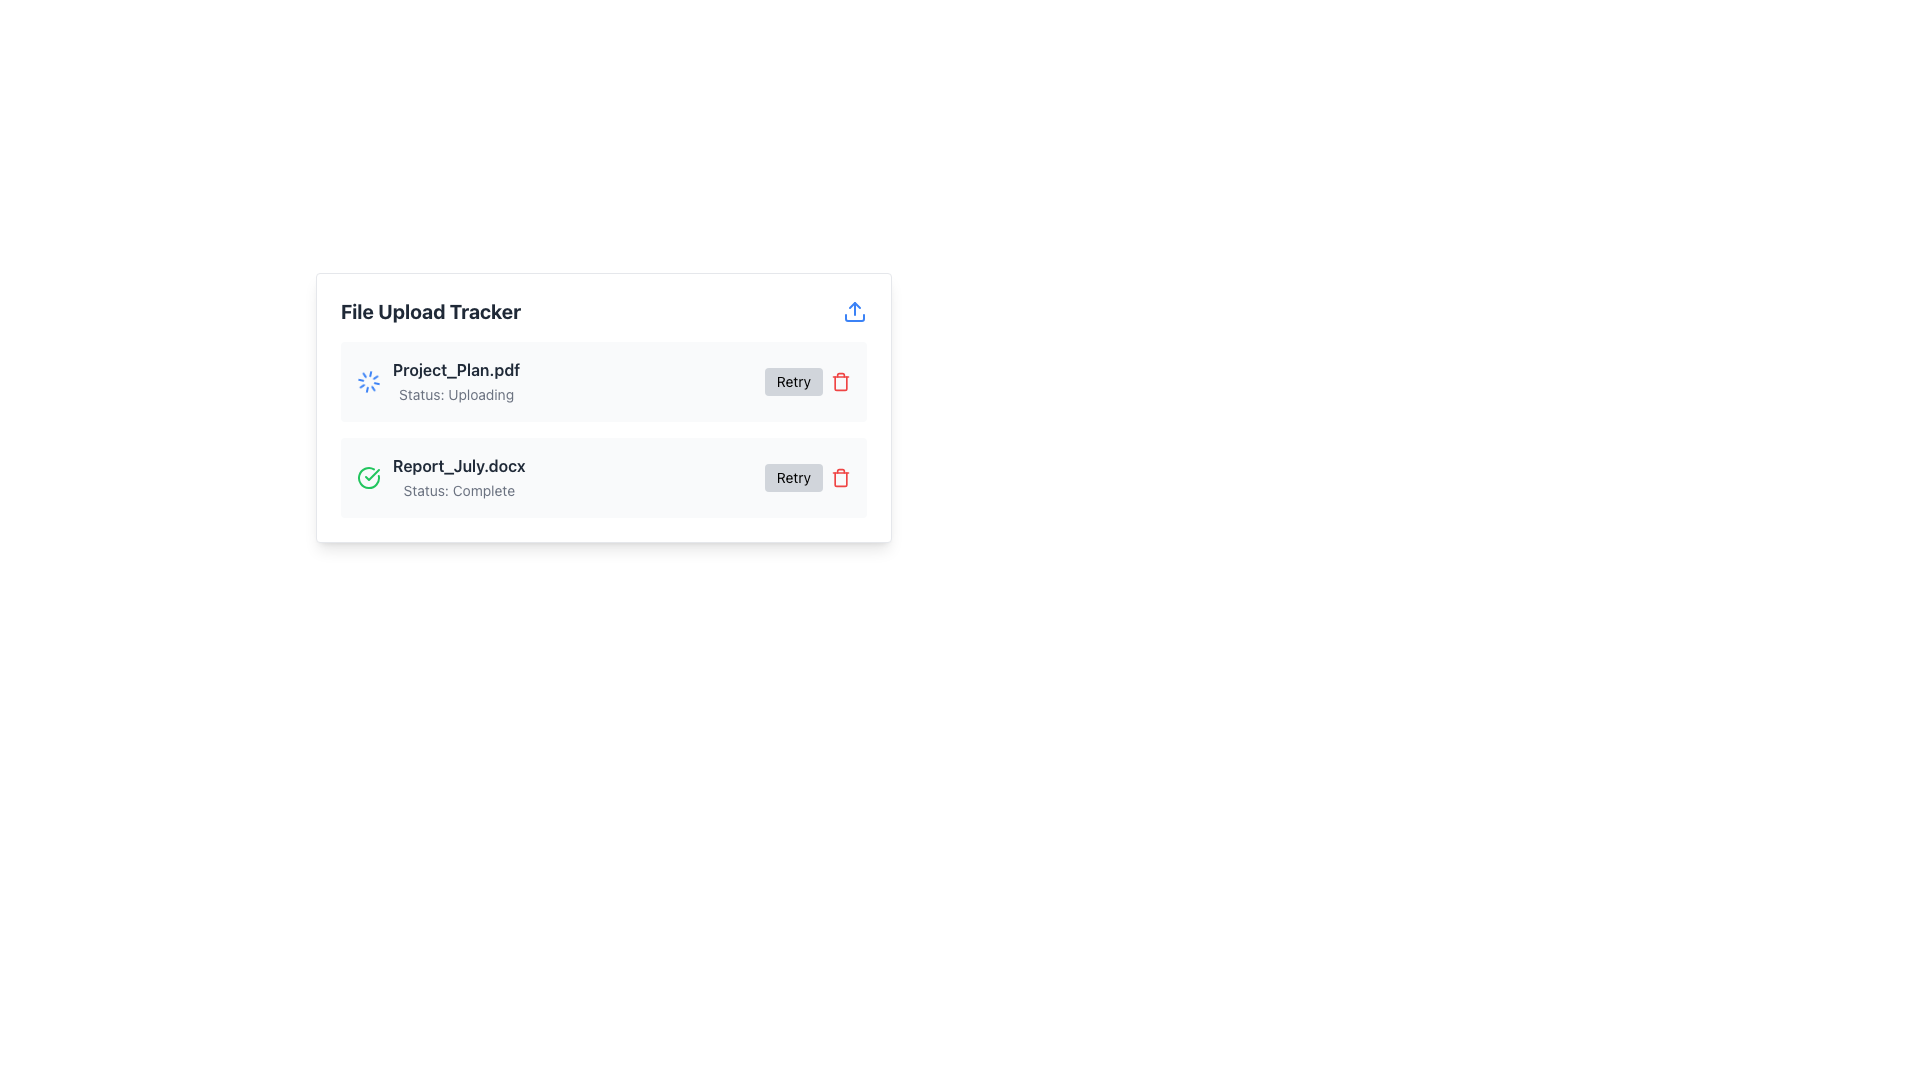 Image resolution: width=1920 pixels, height=1080 pixels. What do you see at coordinates (458, 490) in the screenshot?
I see `the text label displaying 'Status: Complete', which is styled in a small light gray font and located below the 'Report_July.docx' label` at bounding box center [458, 490].